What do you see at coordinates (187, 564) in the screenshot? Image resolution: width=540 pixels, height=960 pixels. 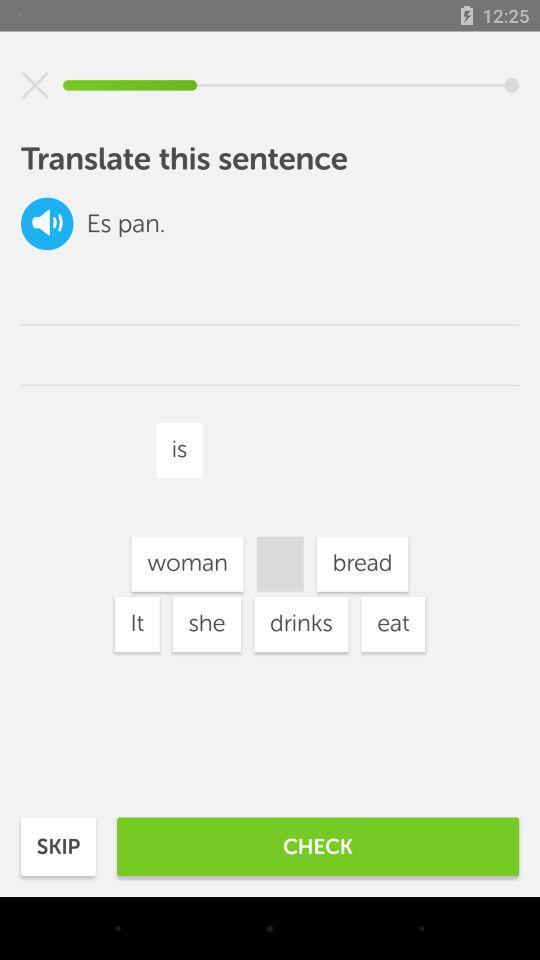 I see `the item above it icon` at bounding box center [187, 564].